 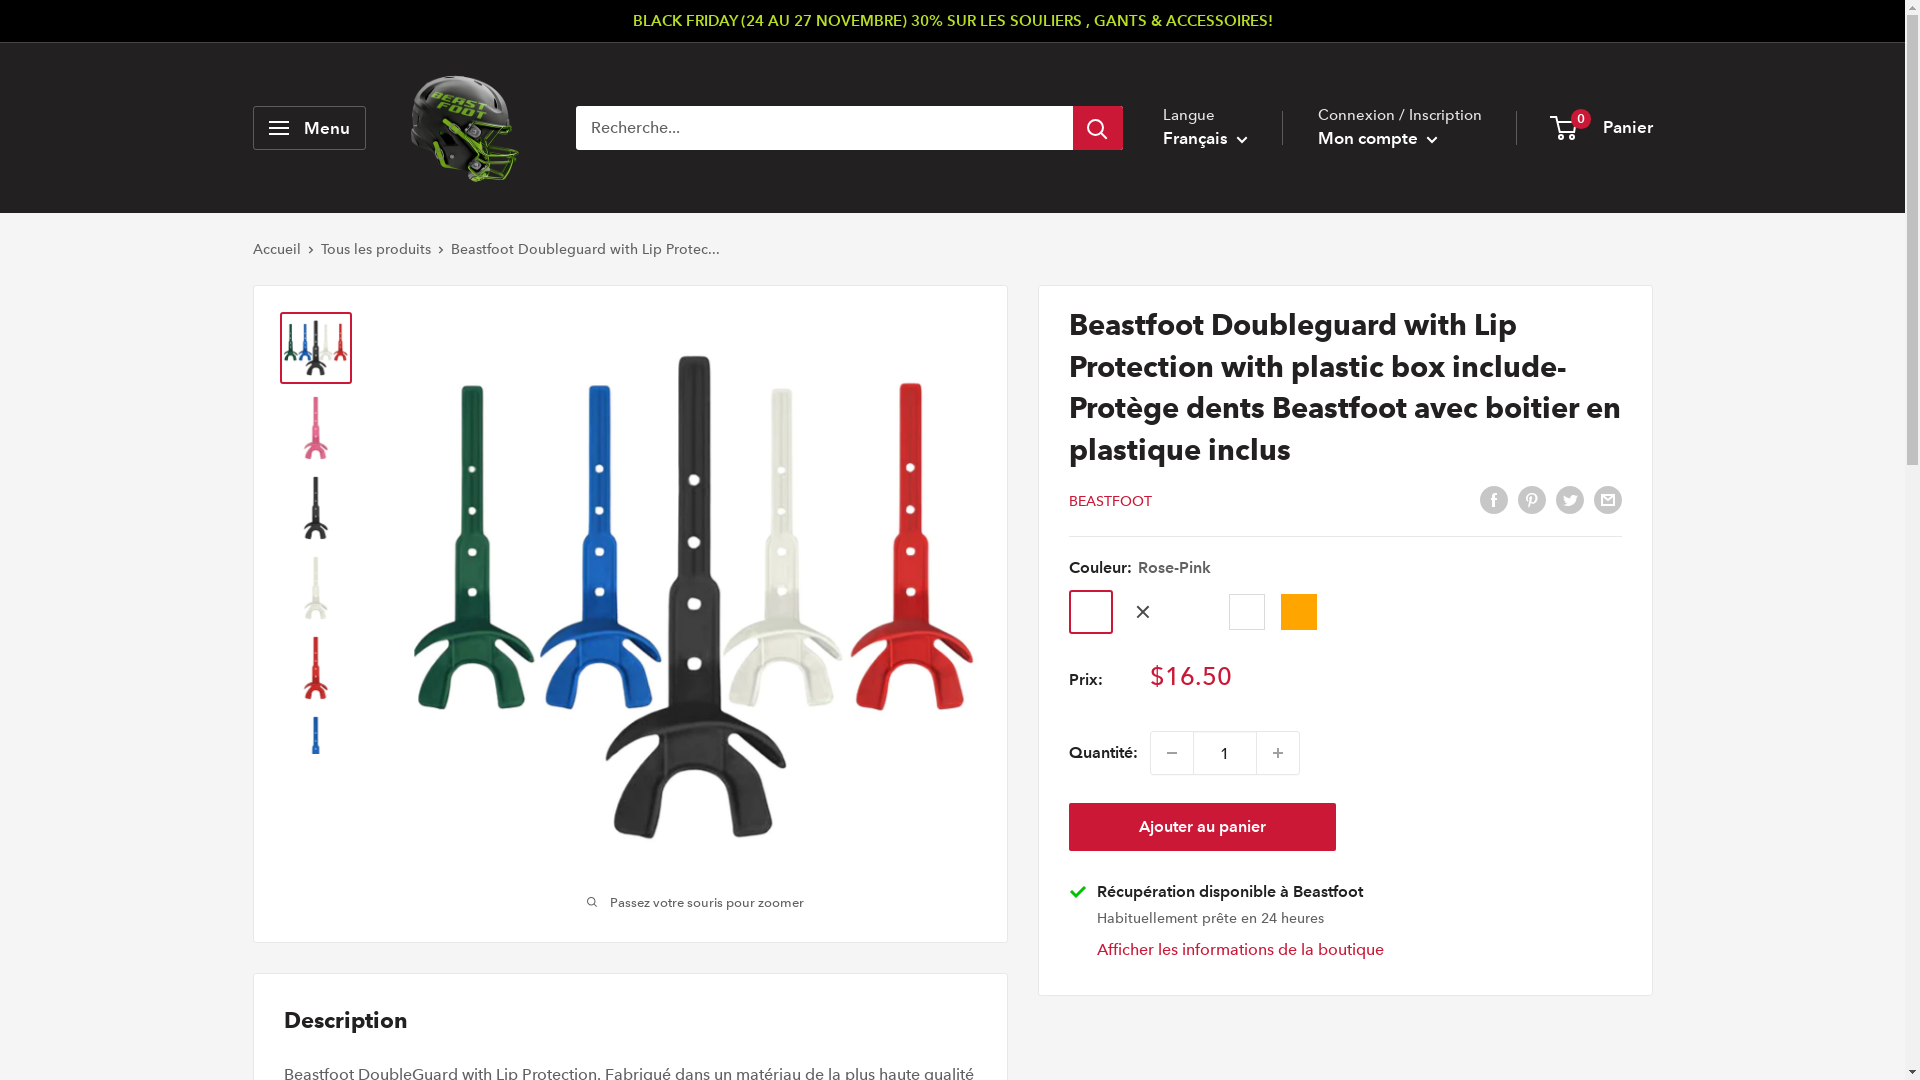 I want to click on 'en', so click(x=1222, y=223).